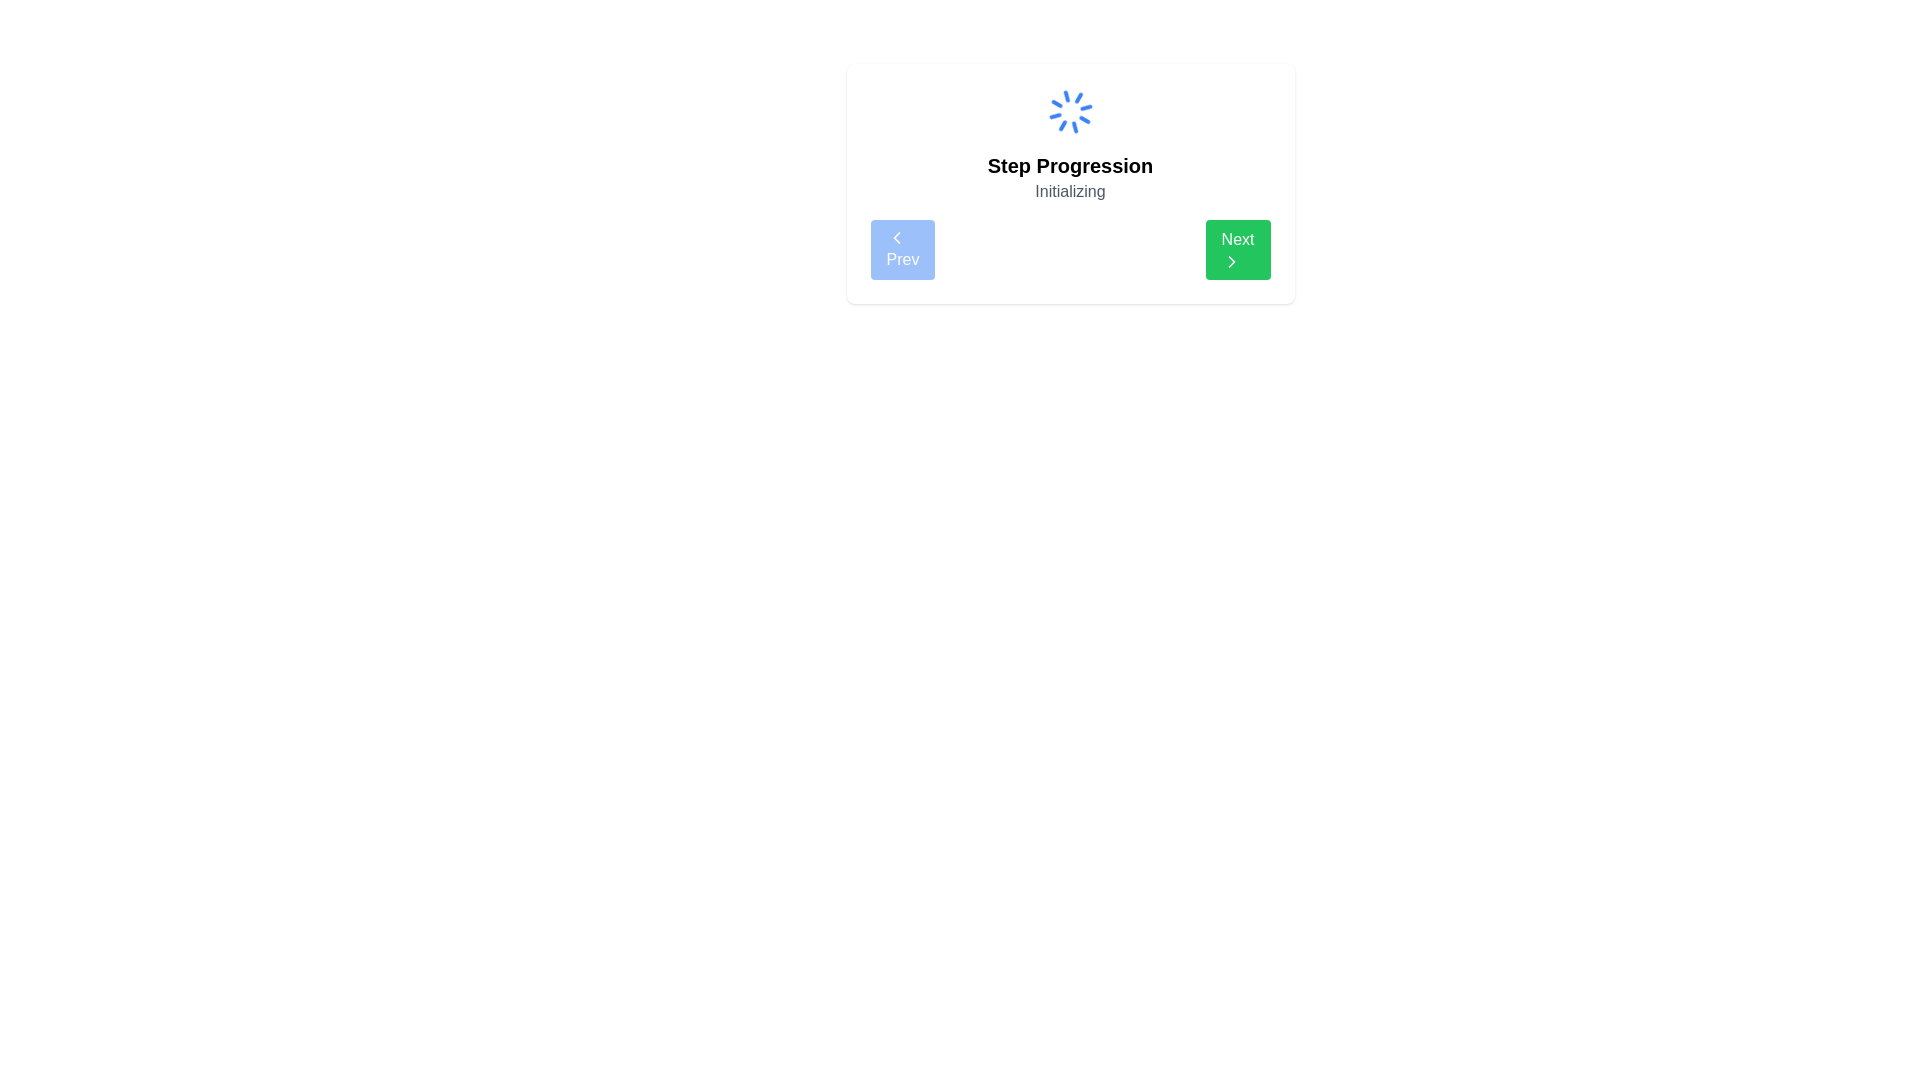 The height and width of the screenshot is (1080, 1920). What do you see at coordinates (1069, 111) in the screenshot?
I see `the animated spinning loader icon located centrally in a box above the text 'Step Progression'` at bounding box center [1069, 111].